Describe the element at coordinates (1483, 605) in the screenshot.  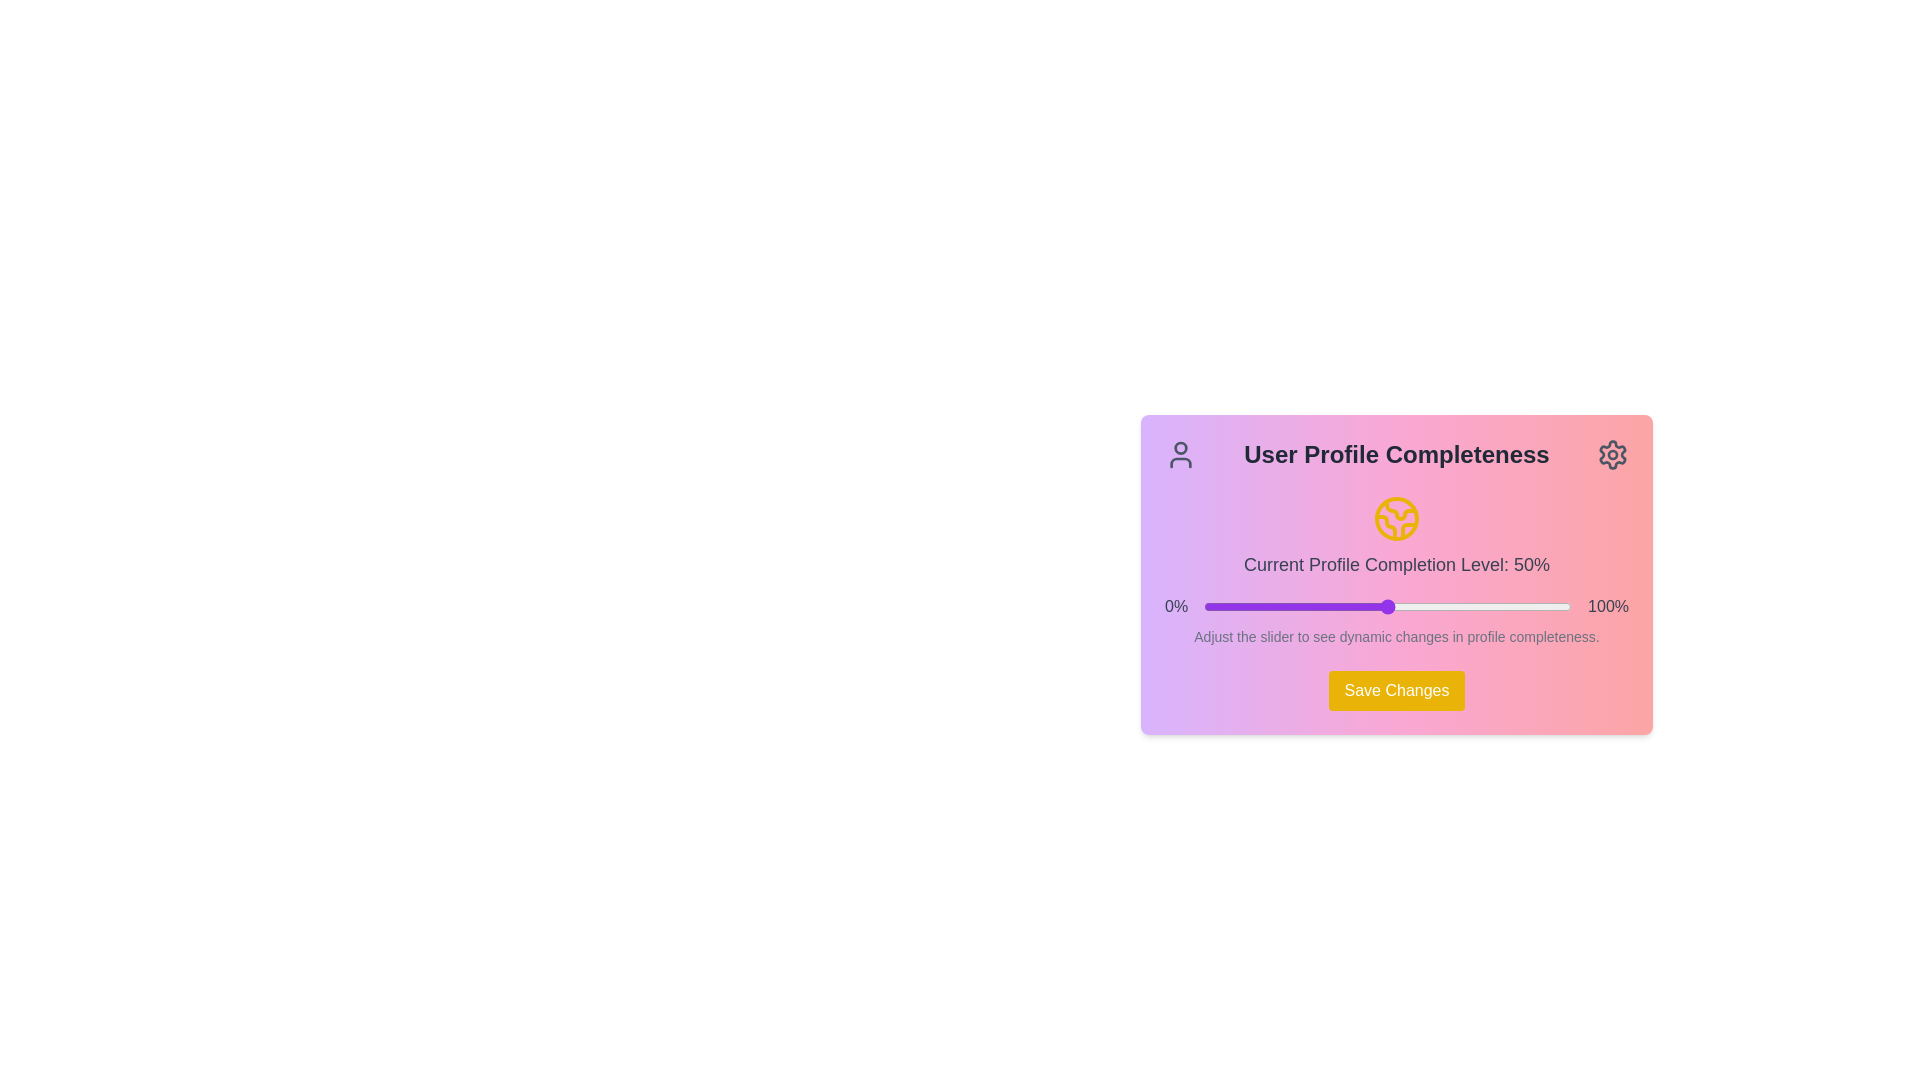
I see `the profile completeness level` at that location.